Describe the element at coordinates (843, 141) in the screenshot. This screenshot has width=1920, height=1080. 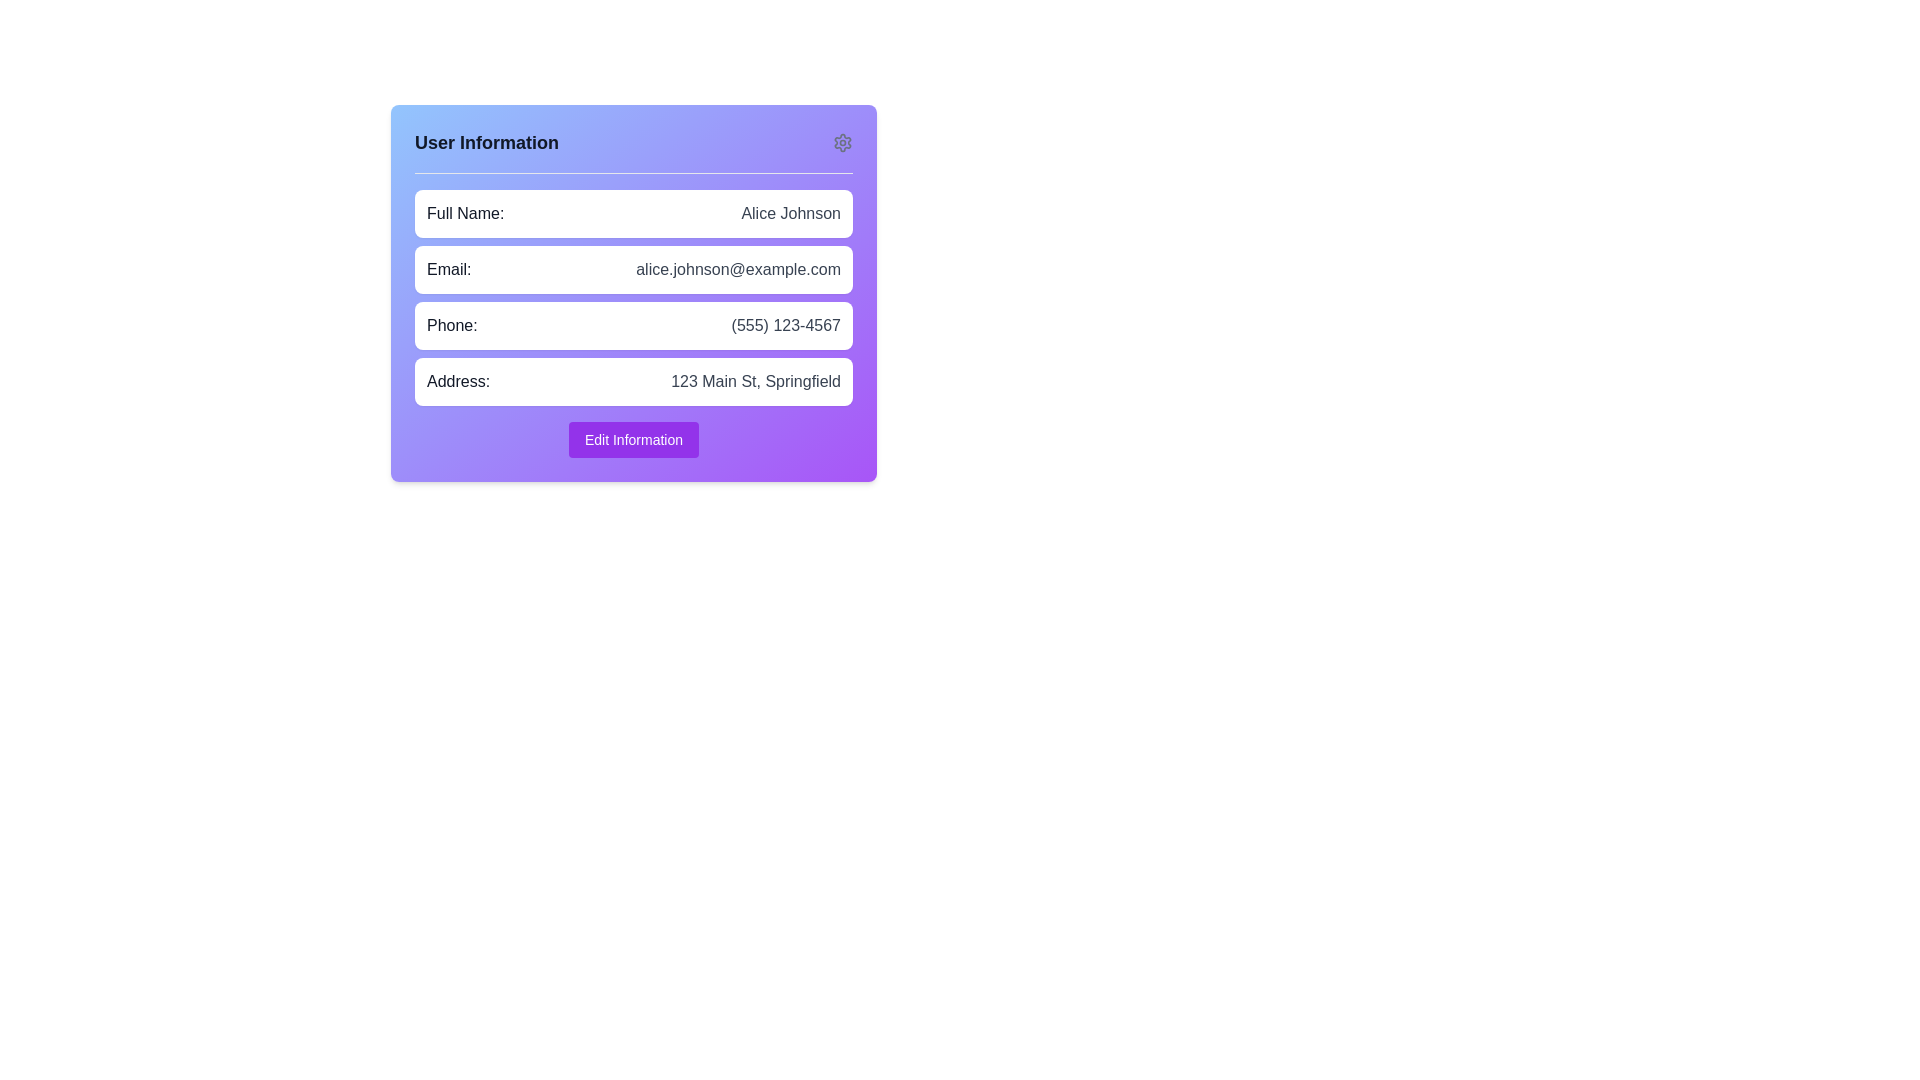
I see `the settings icon located` at that location.